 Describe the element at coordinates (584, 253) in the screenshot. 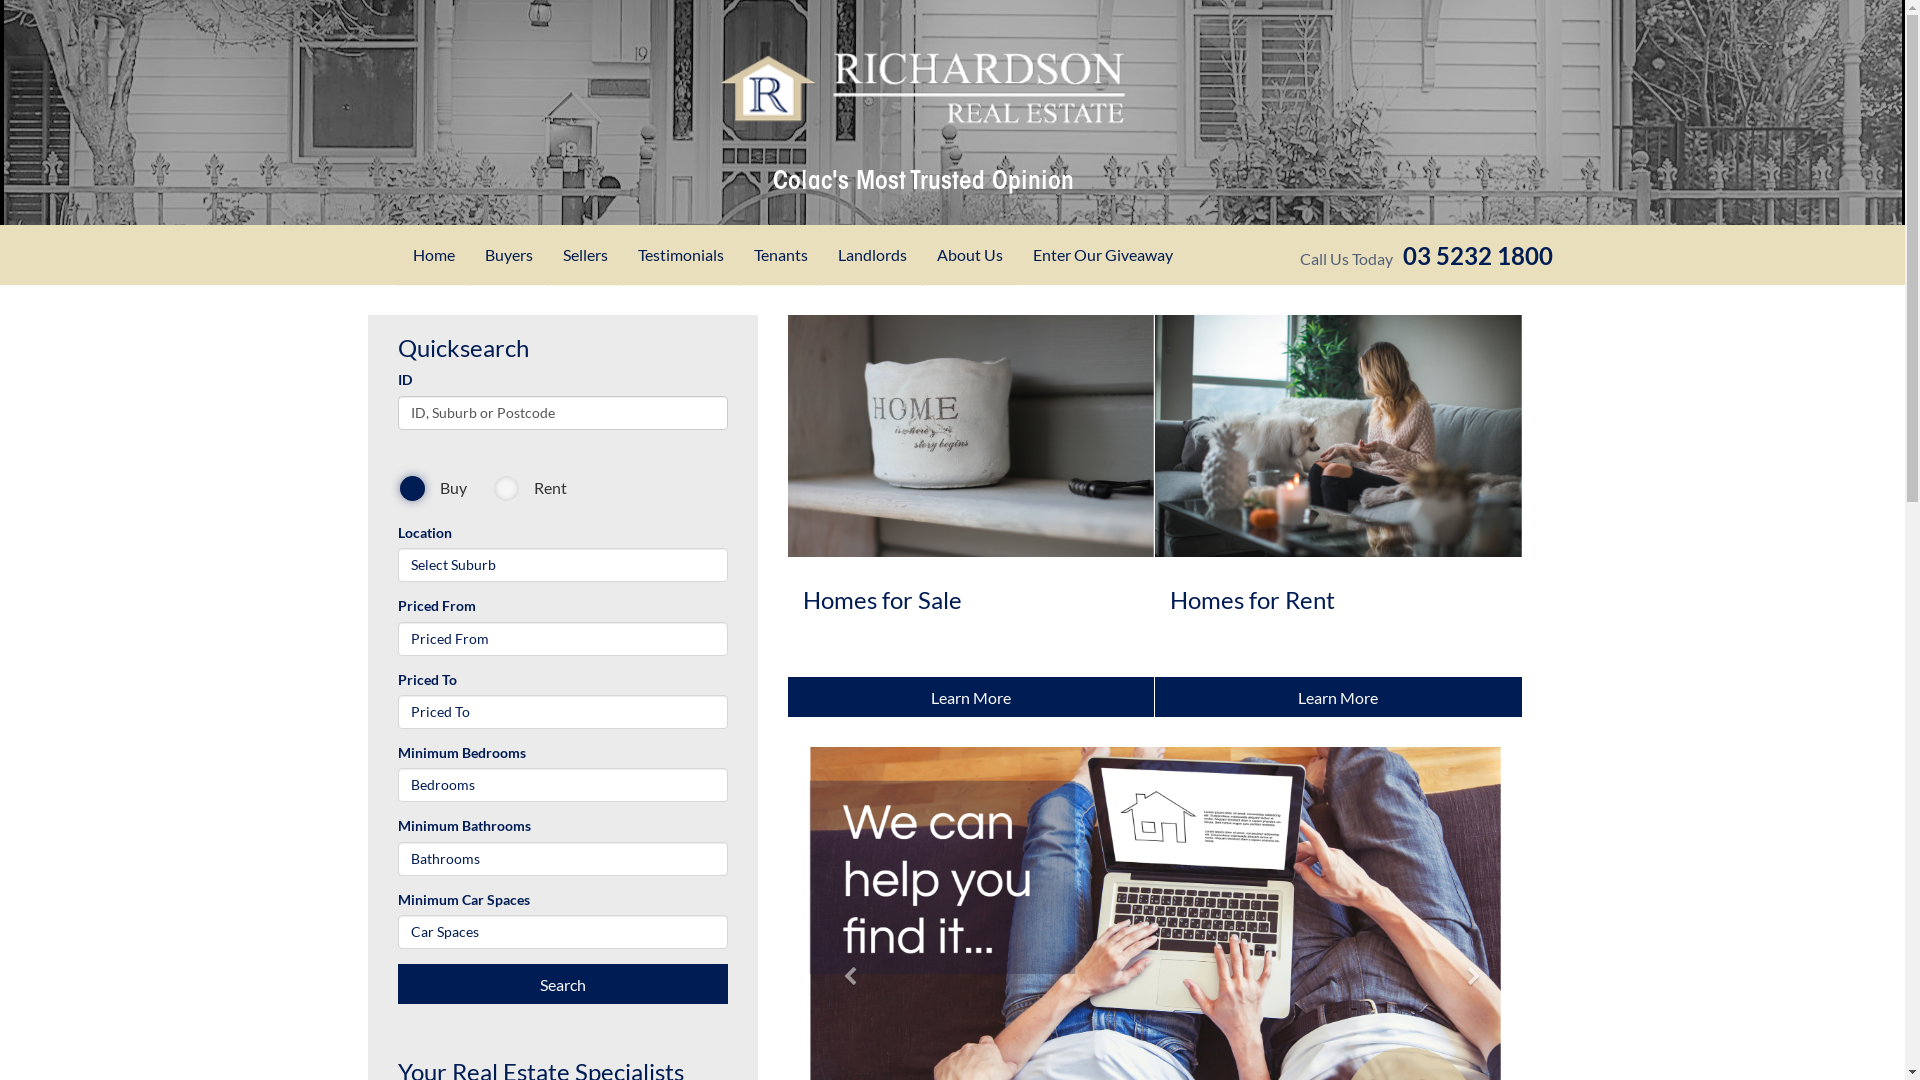

I see `'Sellers'` at that location.